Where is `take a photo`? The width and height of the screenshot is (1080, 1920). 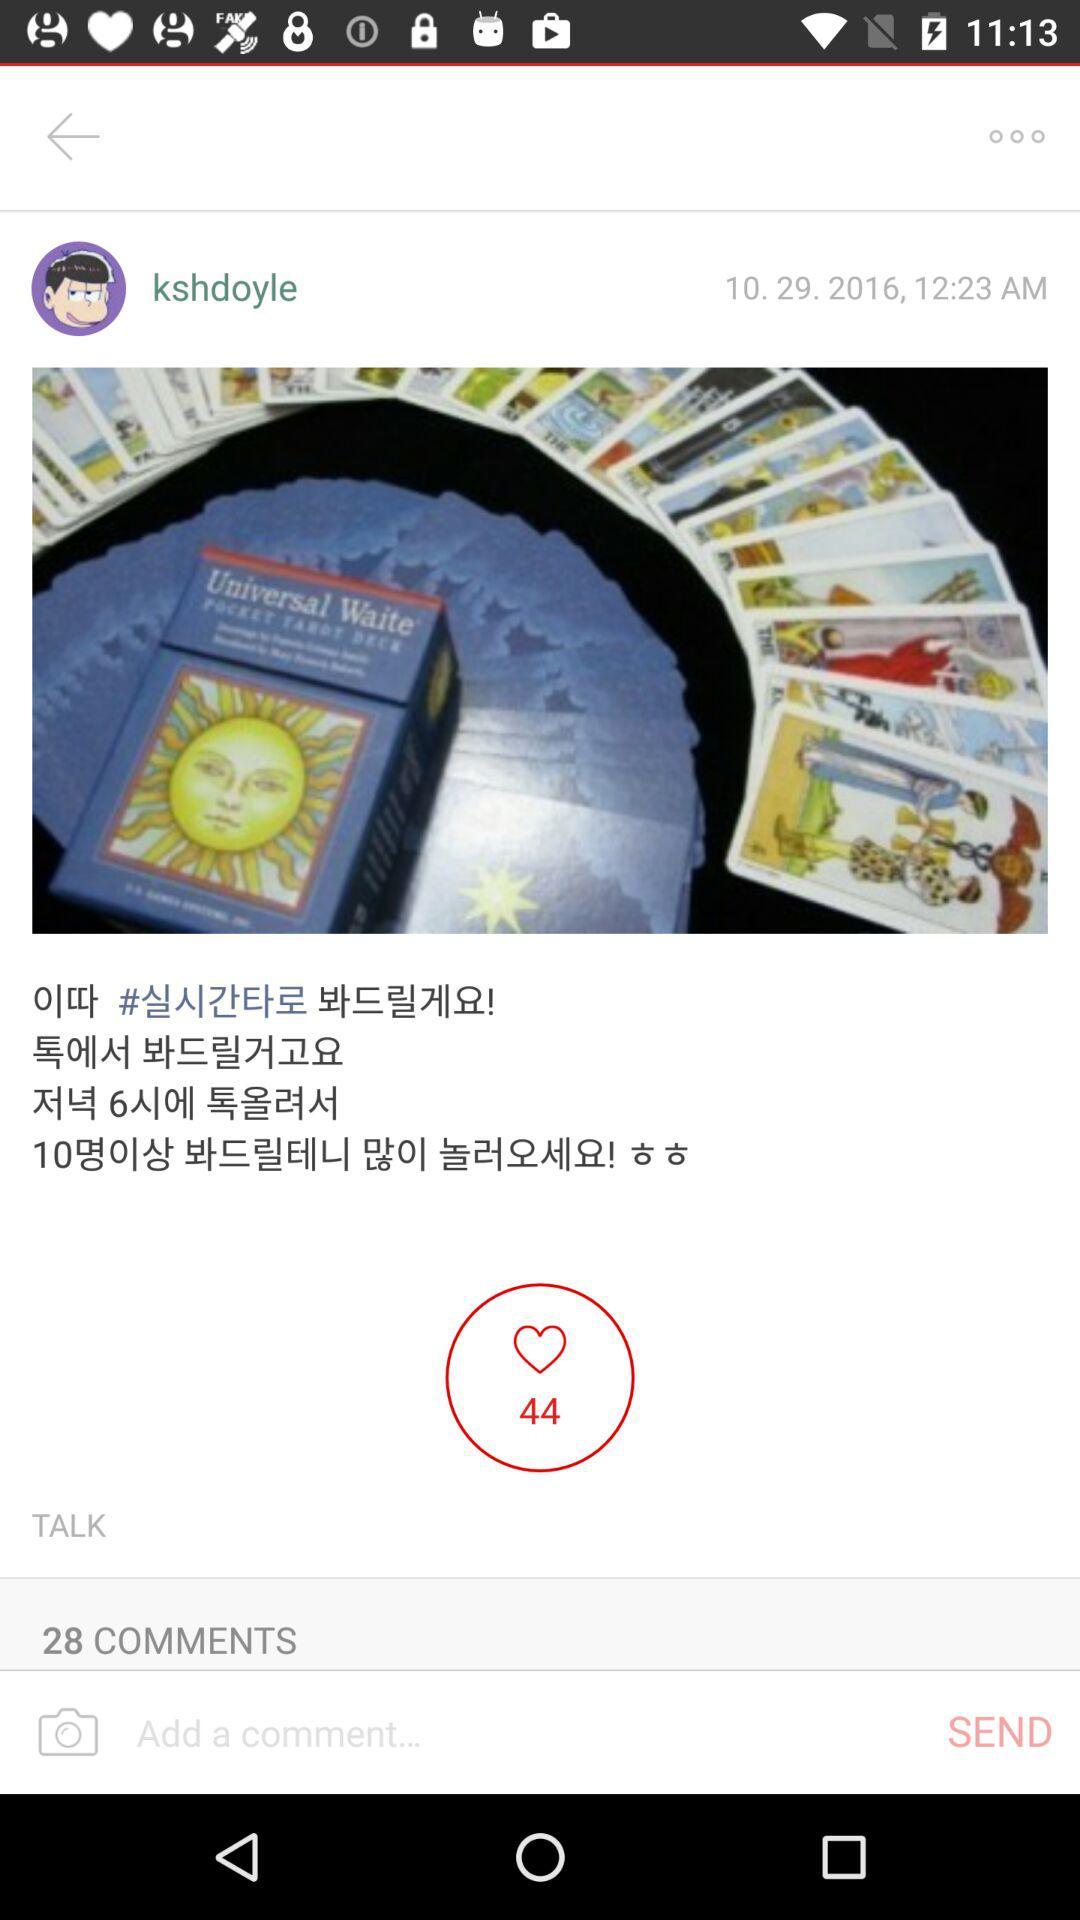
take a photo is located at coordinates (67, 1732).